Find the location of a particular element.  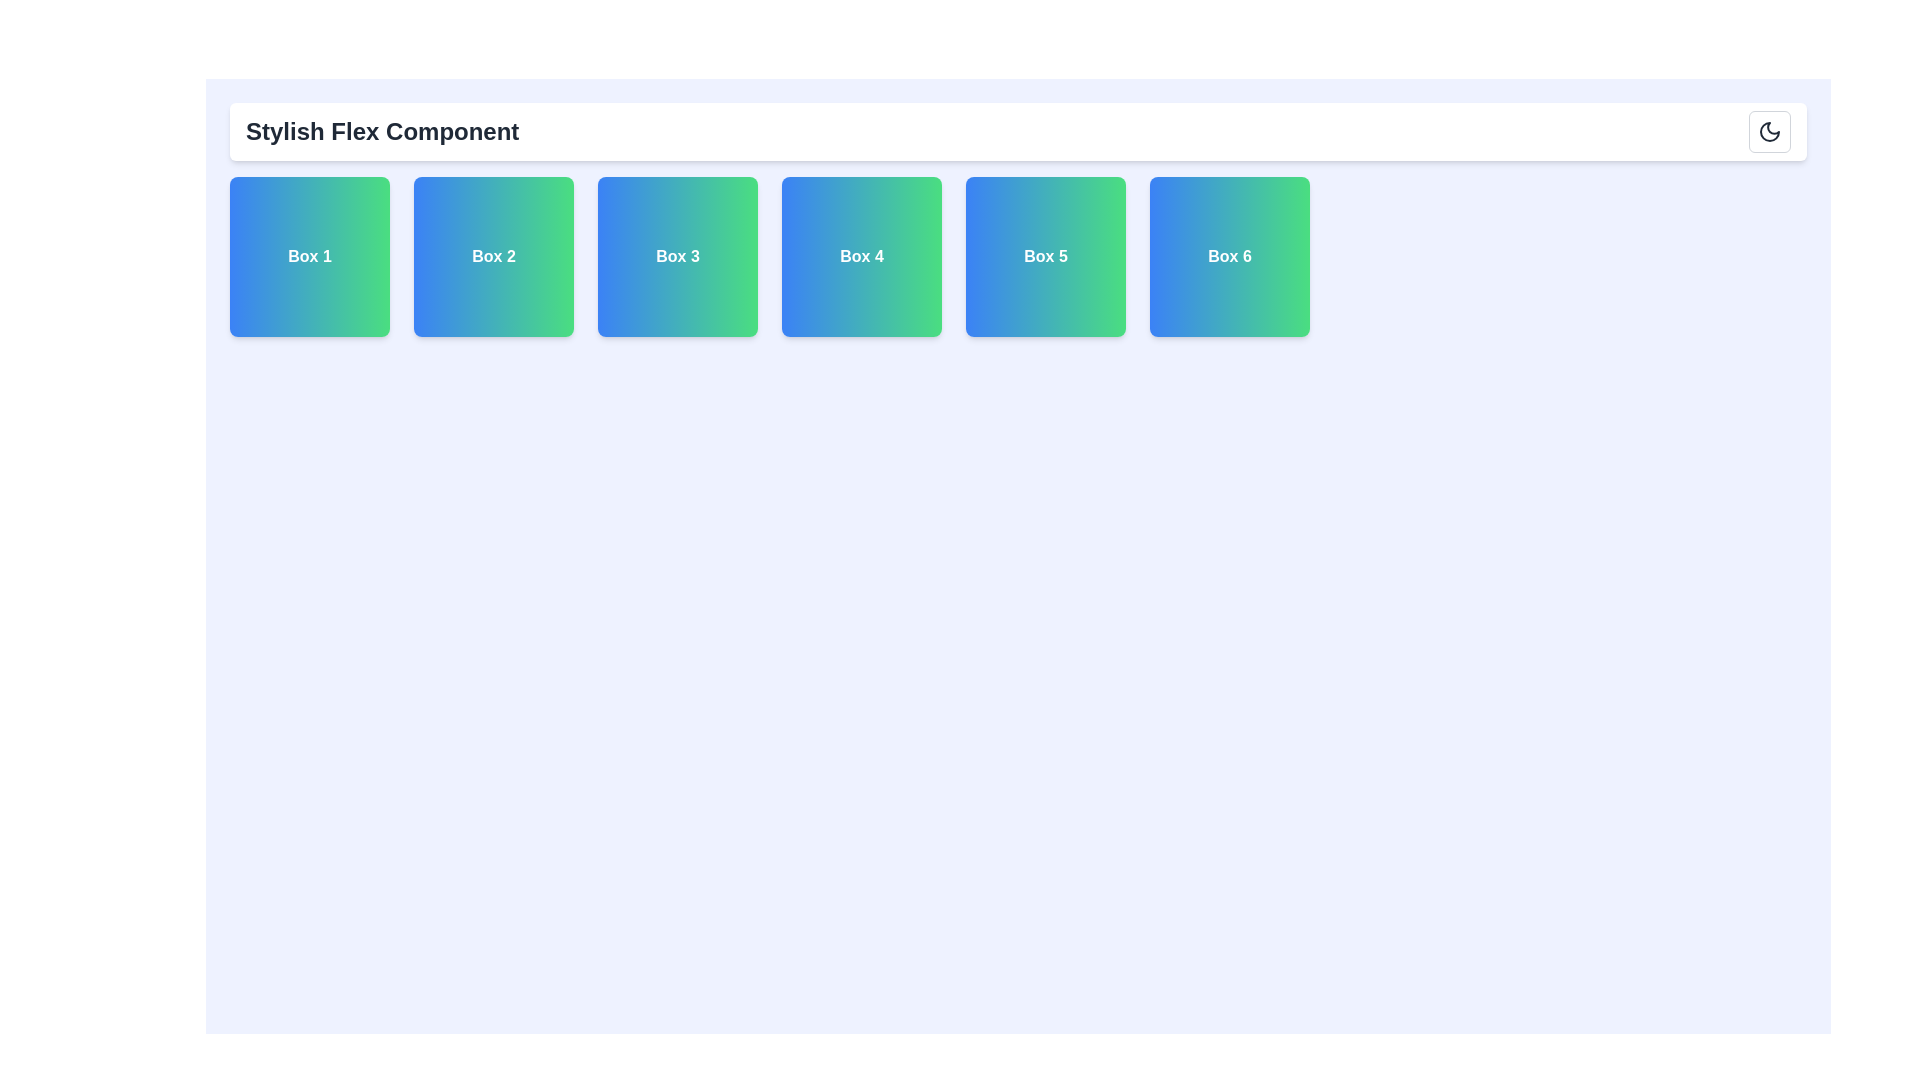

the interactive visual box labeled 'Box 2' with a gradient background transitioning from blue to green is located at coordinates (494, 256).